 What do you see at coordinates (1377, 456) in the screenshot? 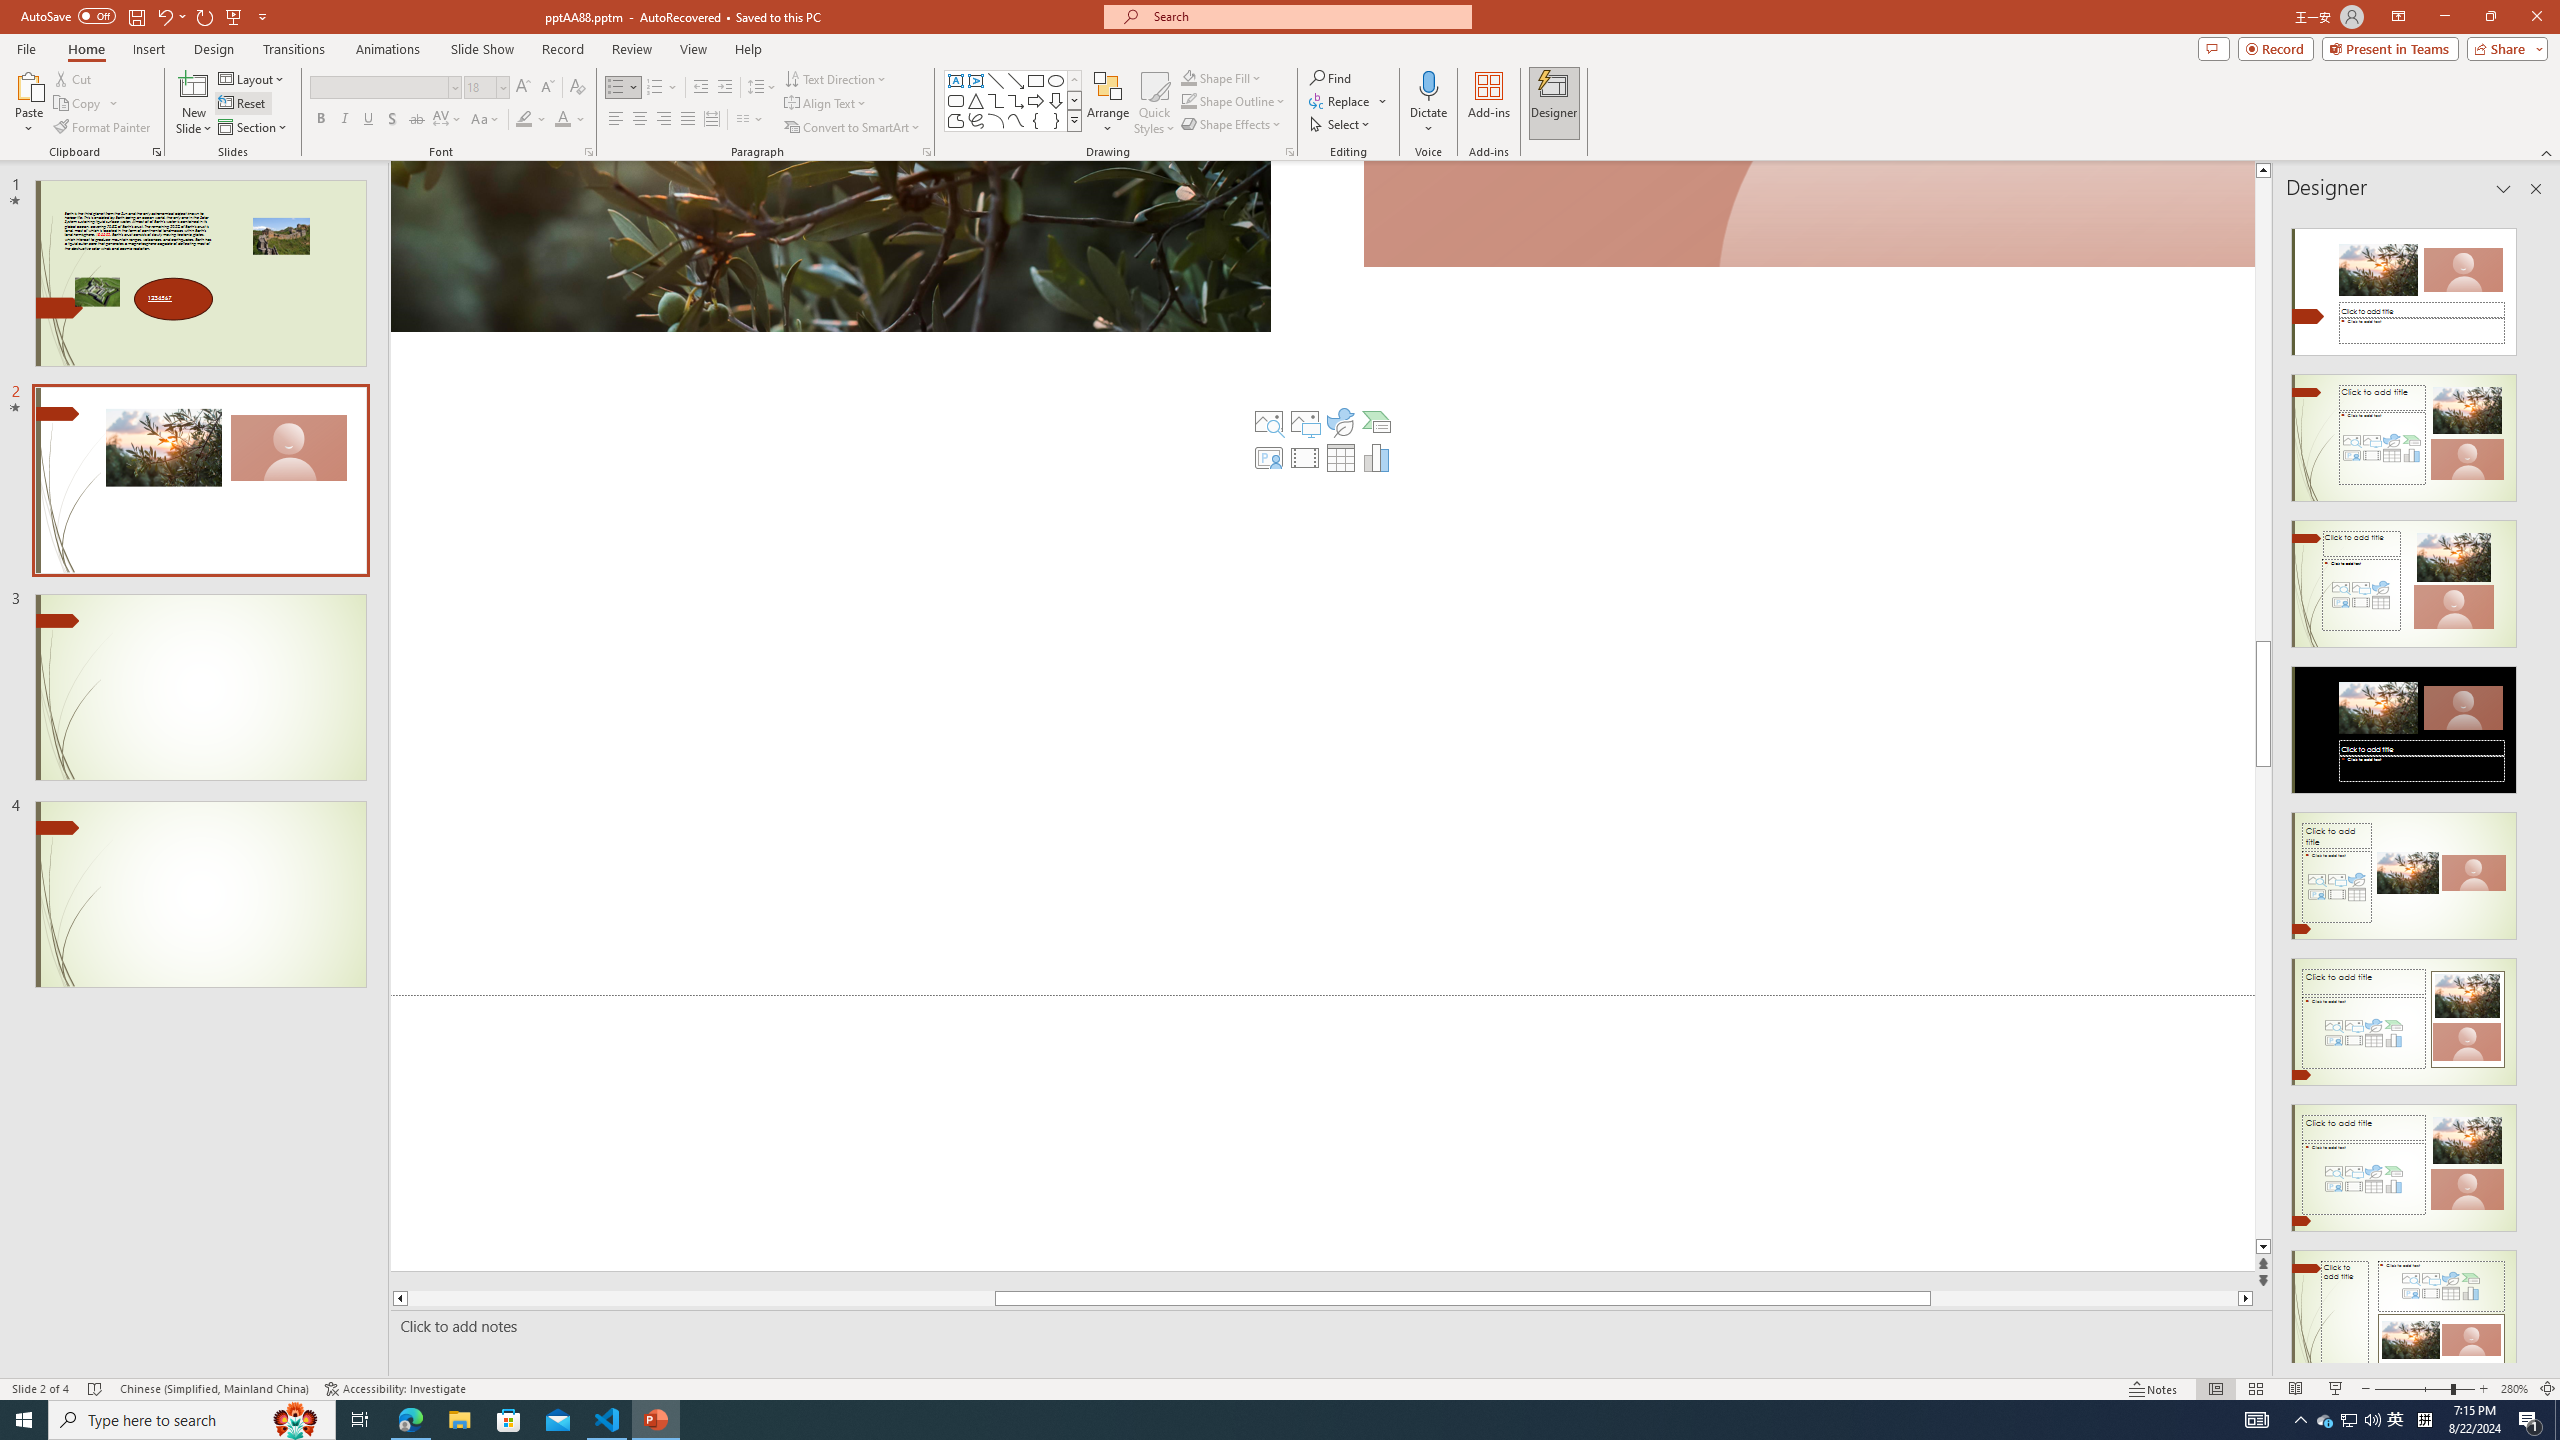
I see `'Insert Chart'` at bounding box center [1377, 456].